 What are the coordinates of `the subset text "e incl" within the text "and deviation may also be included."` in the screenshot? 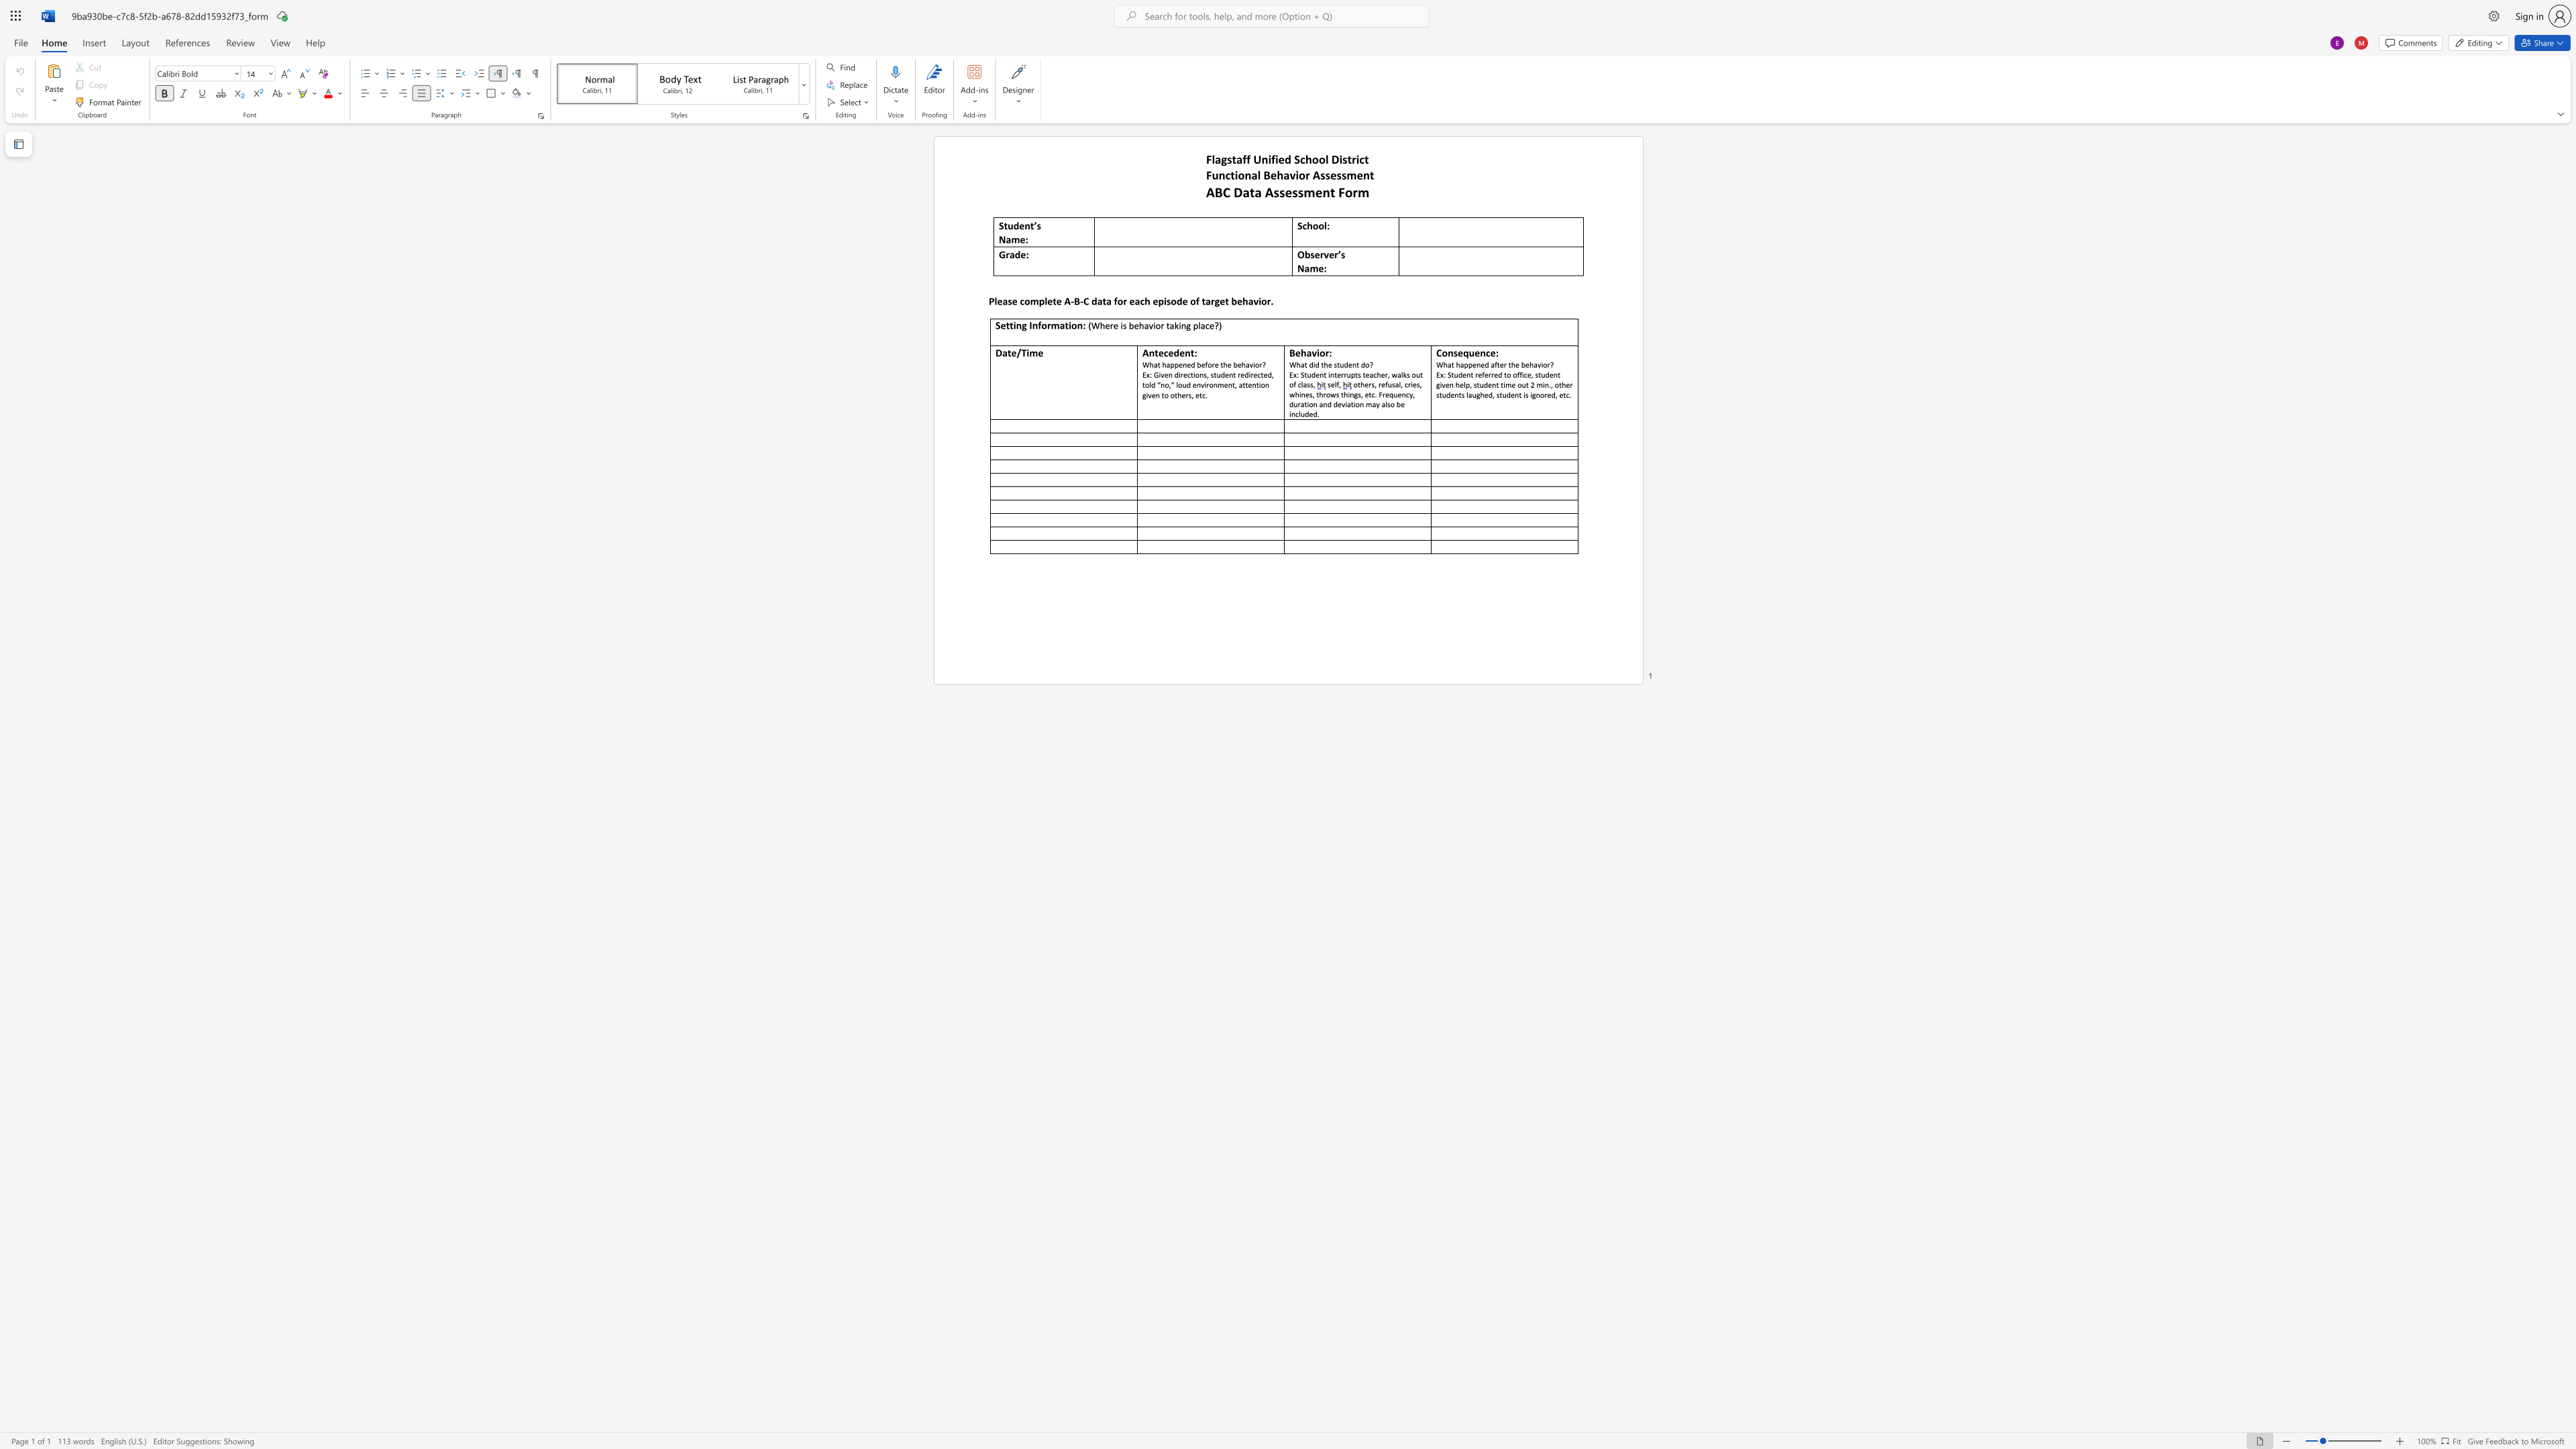 It's located at (1400, 403).